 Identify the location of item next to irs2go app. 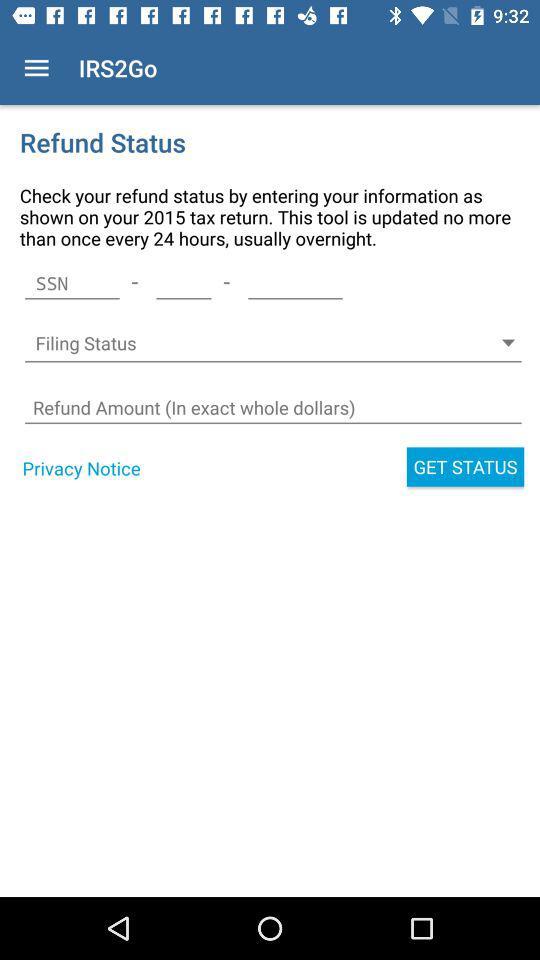
(36, 68).